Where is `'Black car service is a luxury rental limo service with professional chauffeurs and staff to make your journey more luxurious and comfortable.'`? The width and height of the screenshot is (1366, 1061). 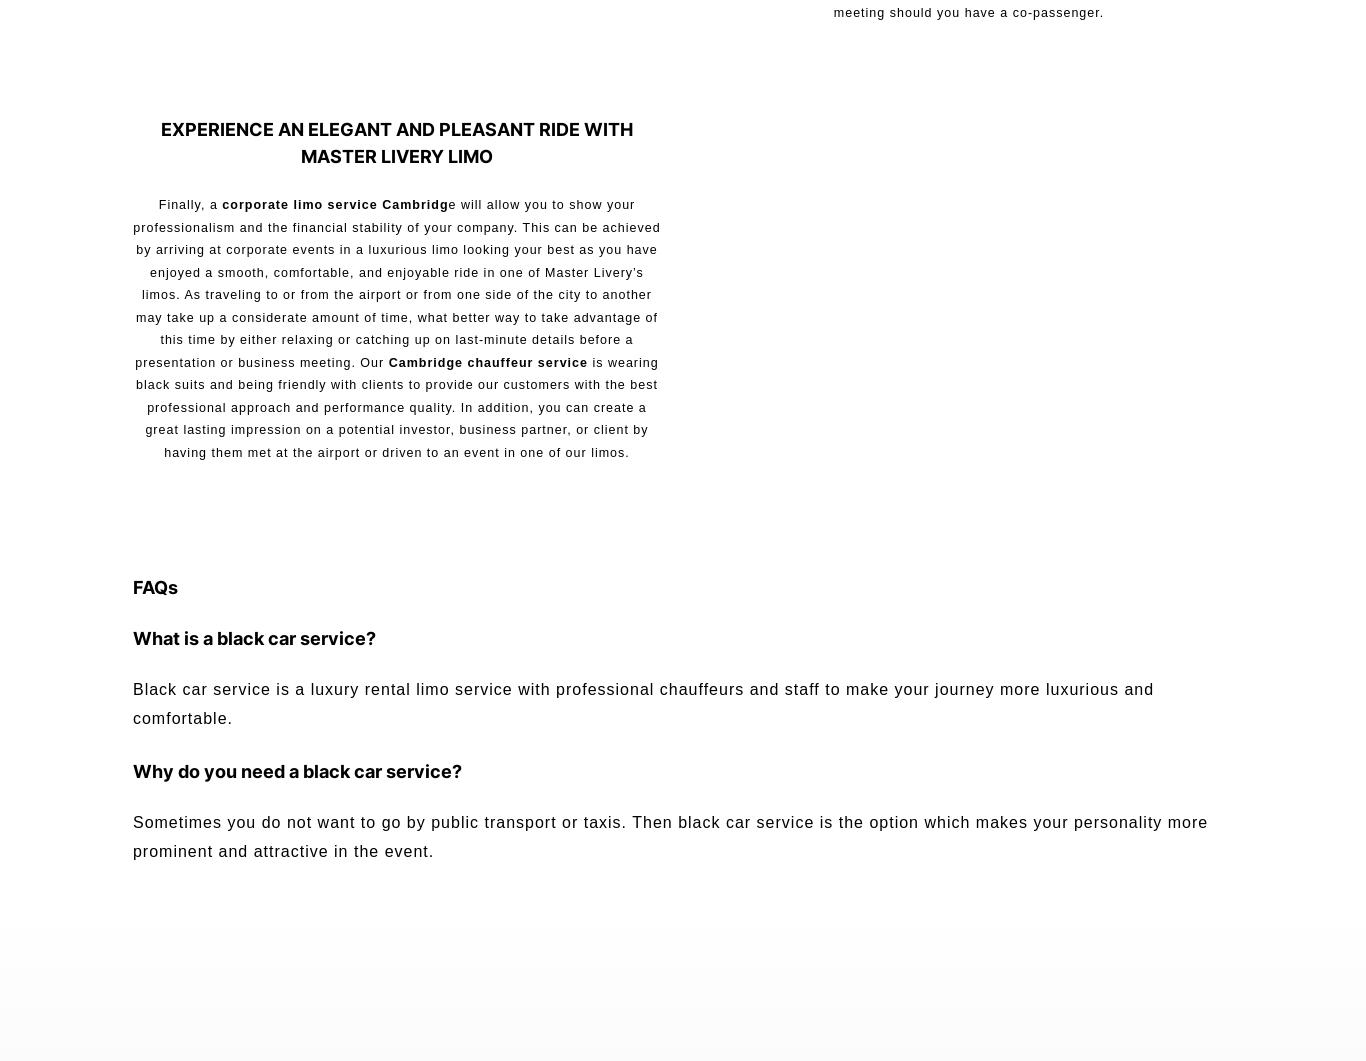
'Black car service is a luxury rental limo service with professional chauffeurs and staff to make your journey more luxurious and comfortable.' is located at coordinates (641, 702).